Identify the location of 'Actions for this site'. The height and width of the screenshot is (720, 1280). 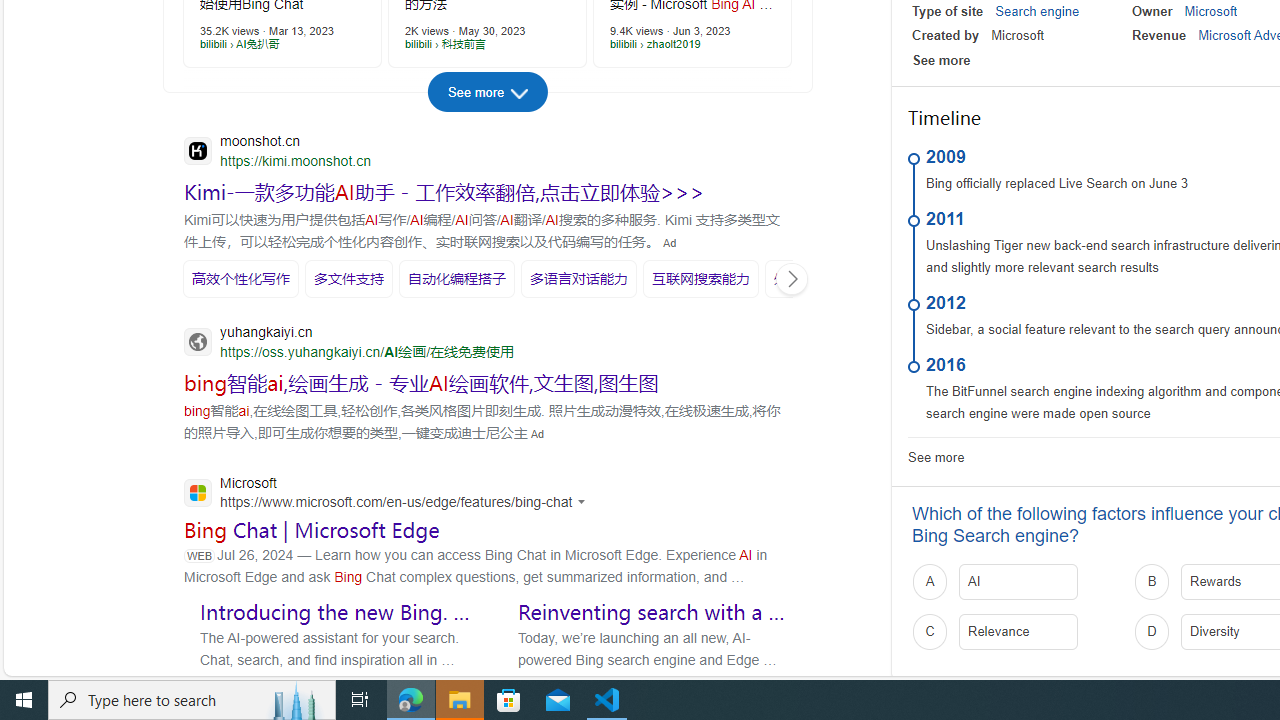
(583, 500).